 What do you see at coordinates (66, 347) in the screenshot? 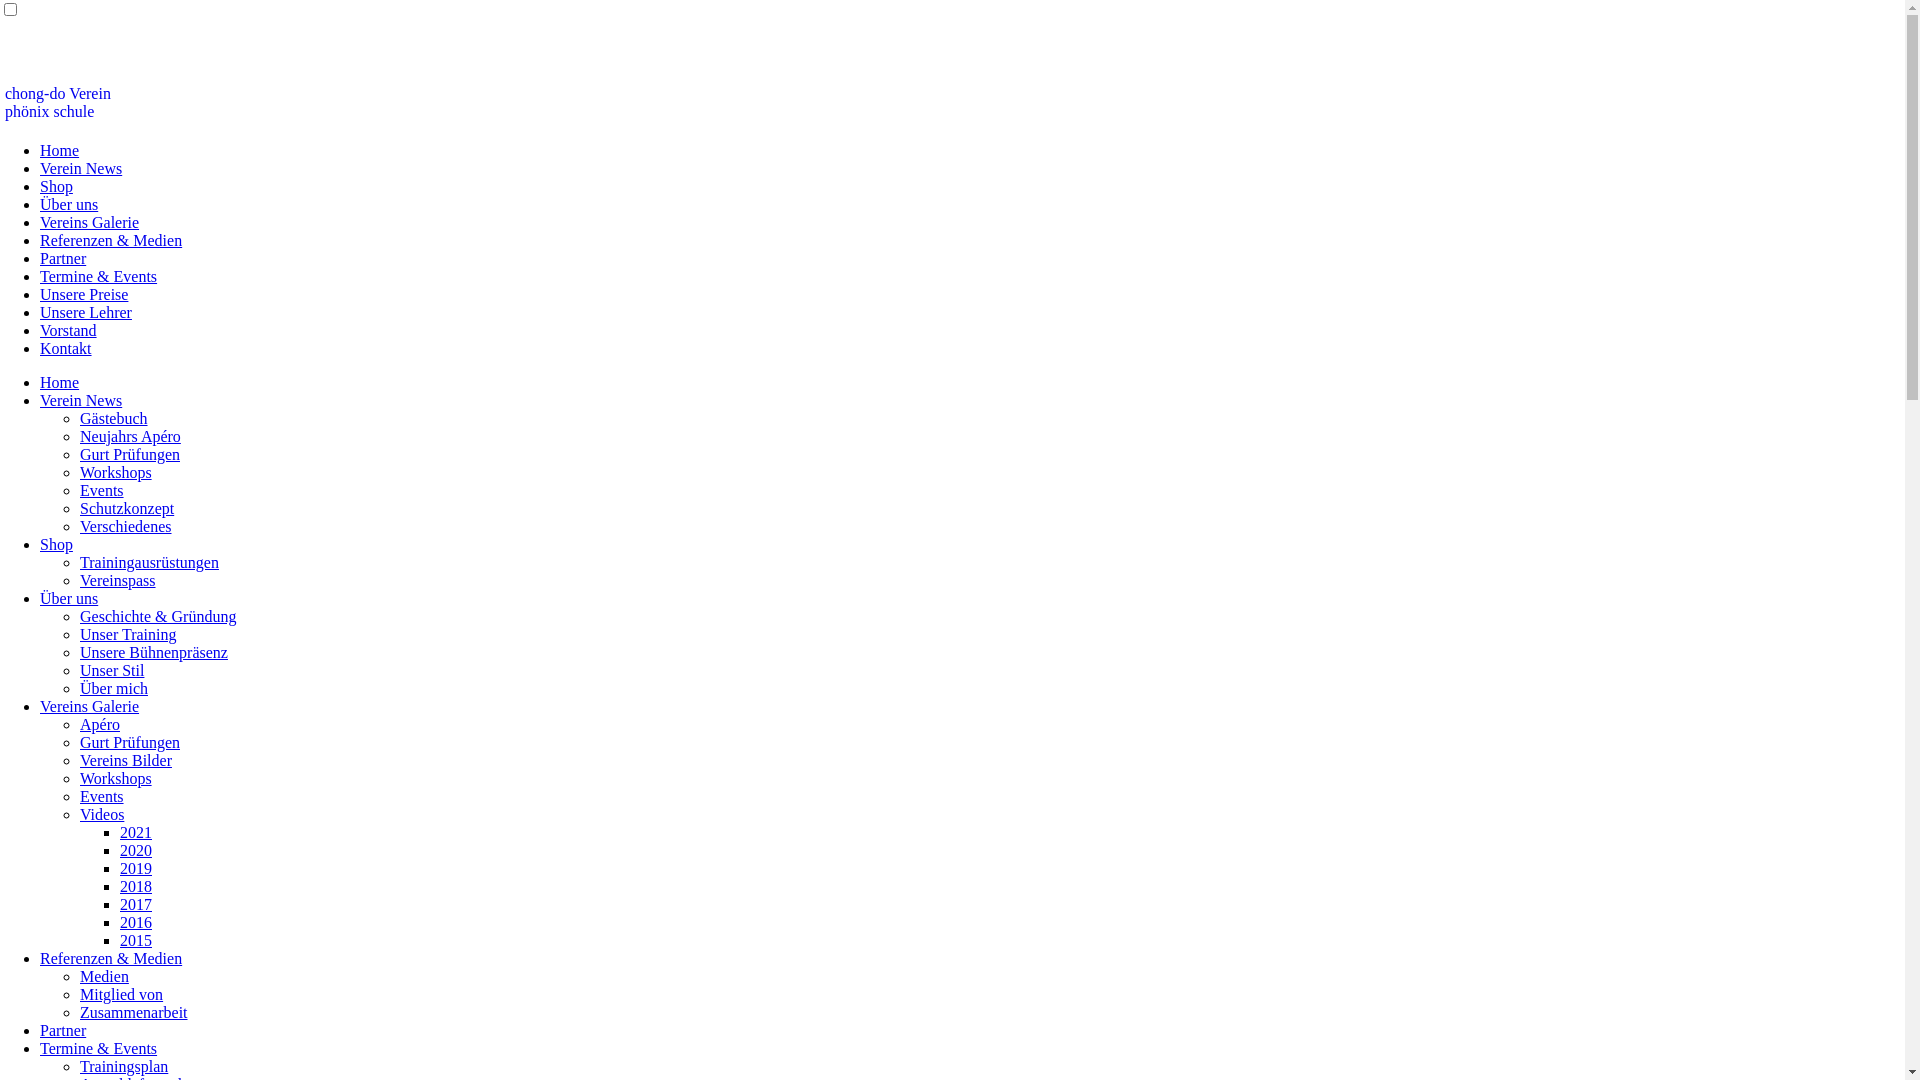
I see `'Kontakt'` at bounding box center [66, 347].